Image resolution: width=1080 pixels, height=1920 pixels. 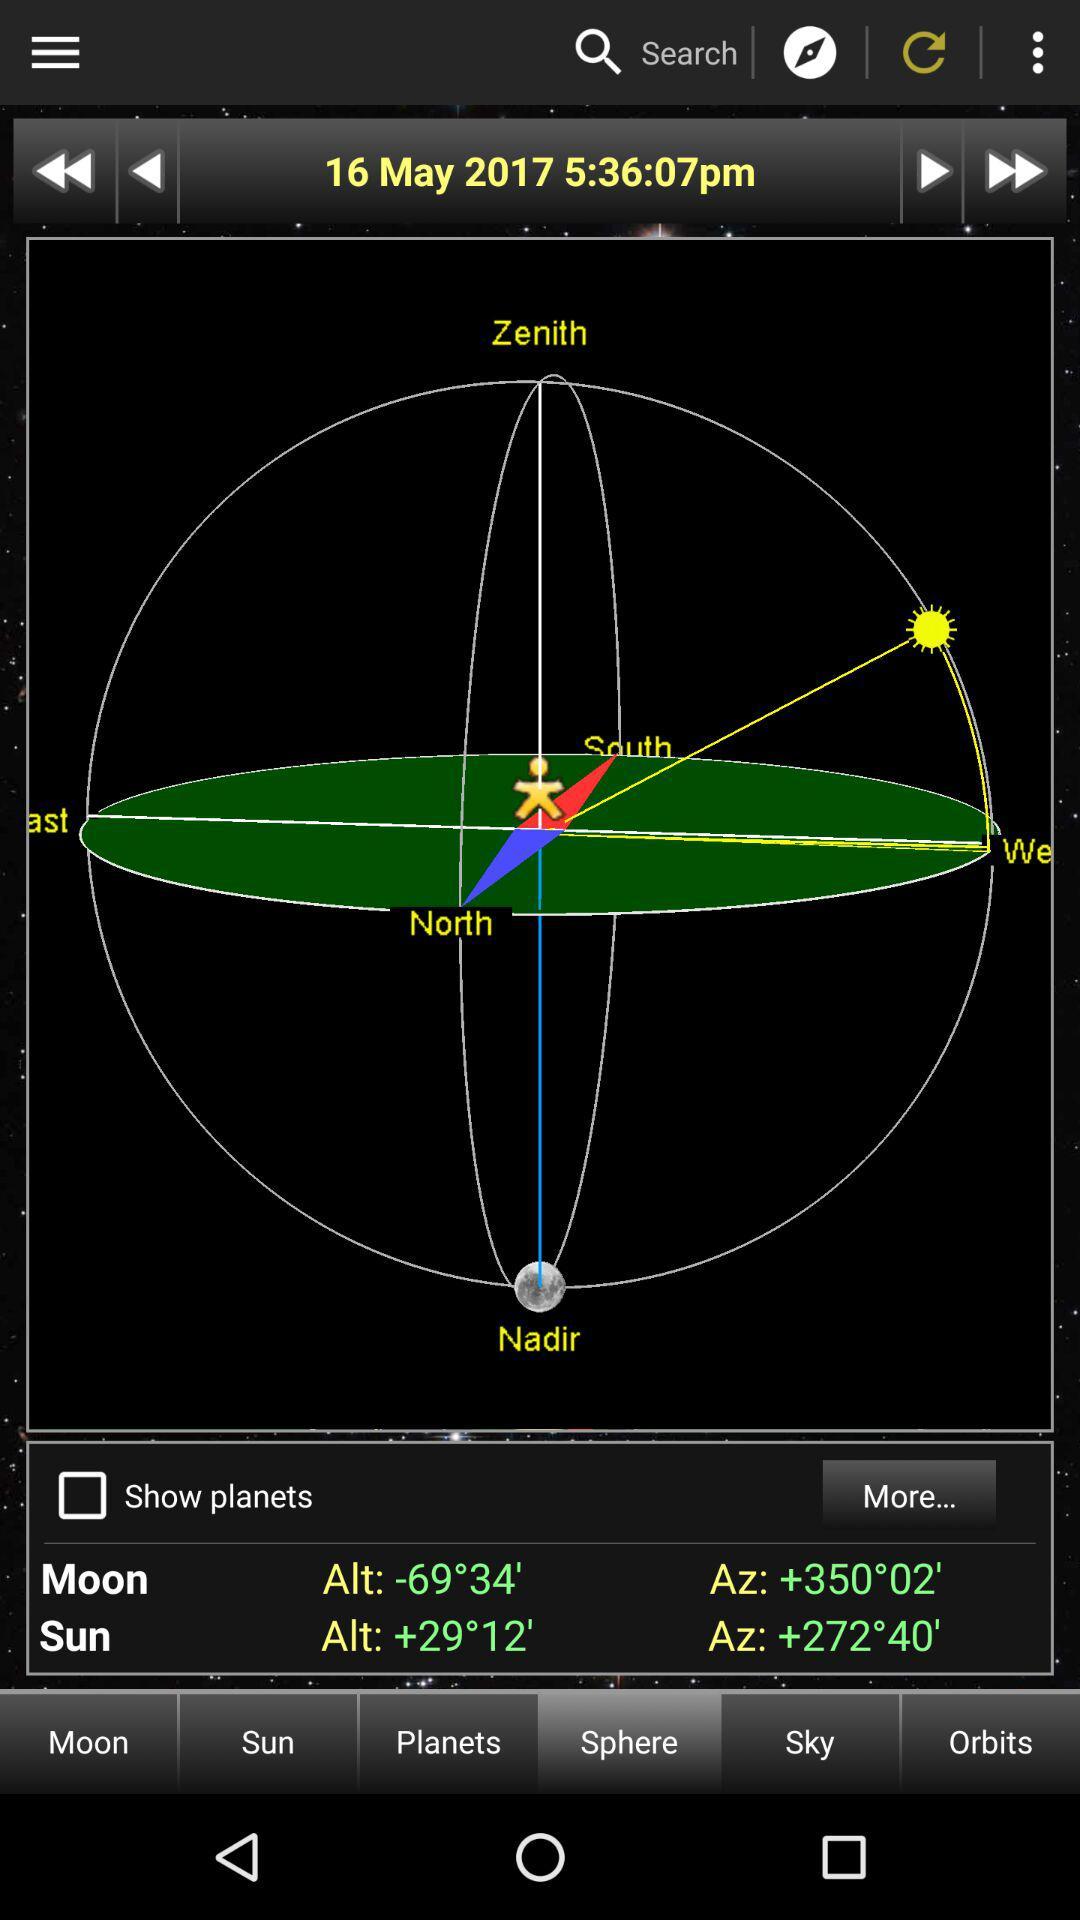 I want to click on refresh the page, so click(x=924, y=52).